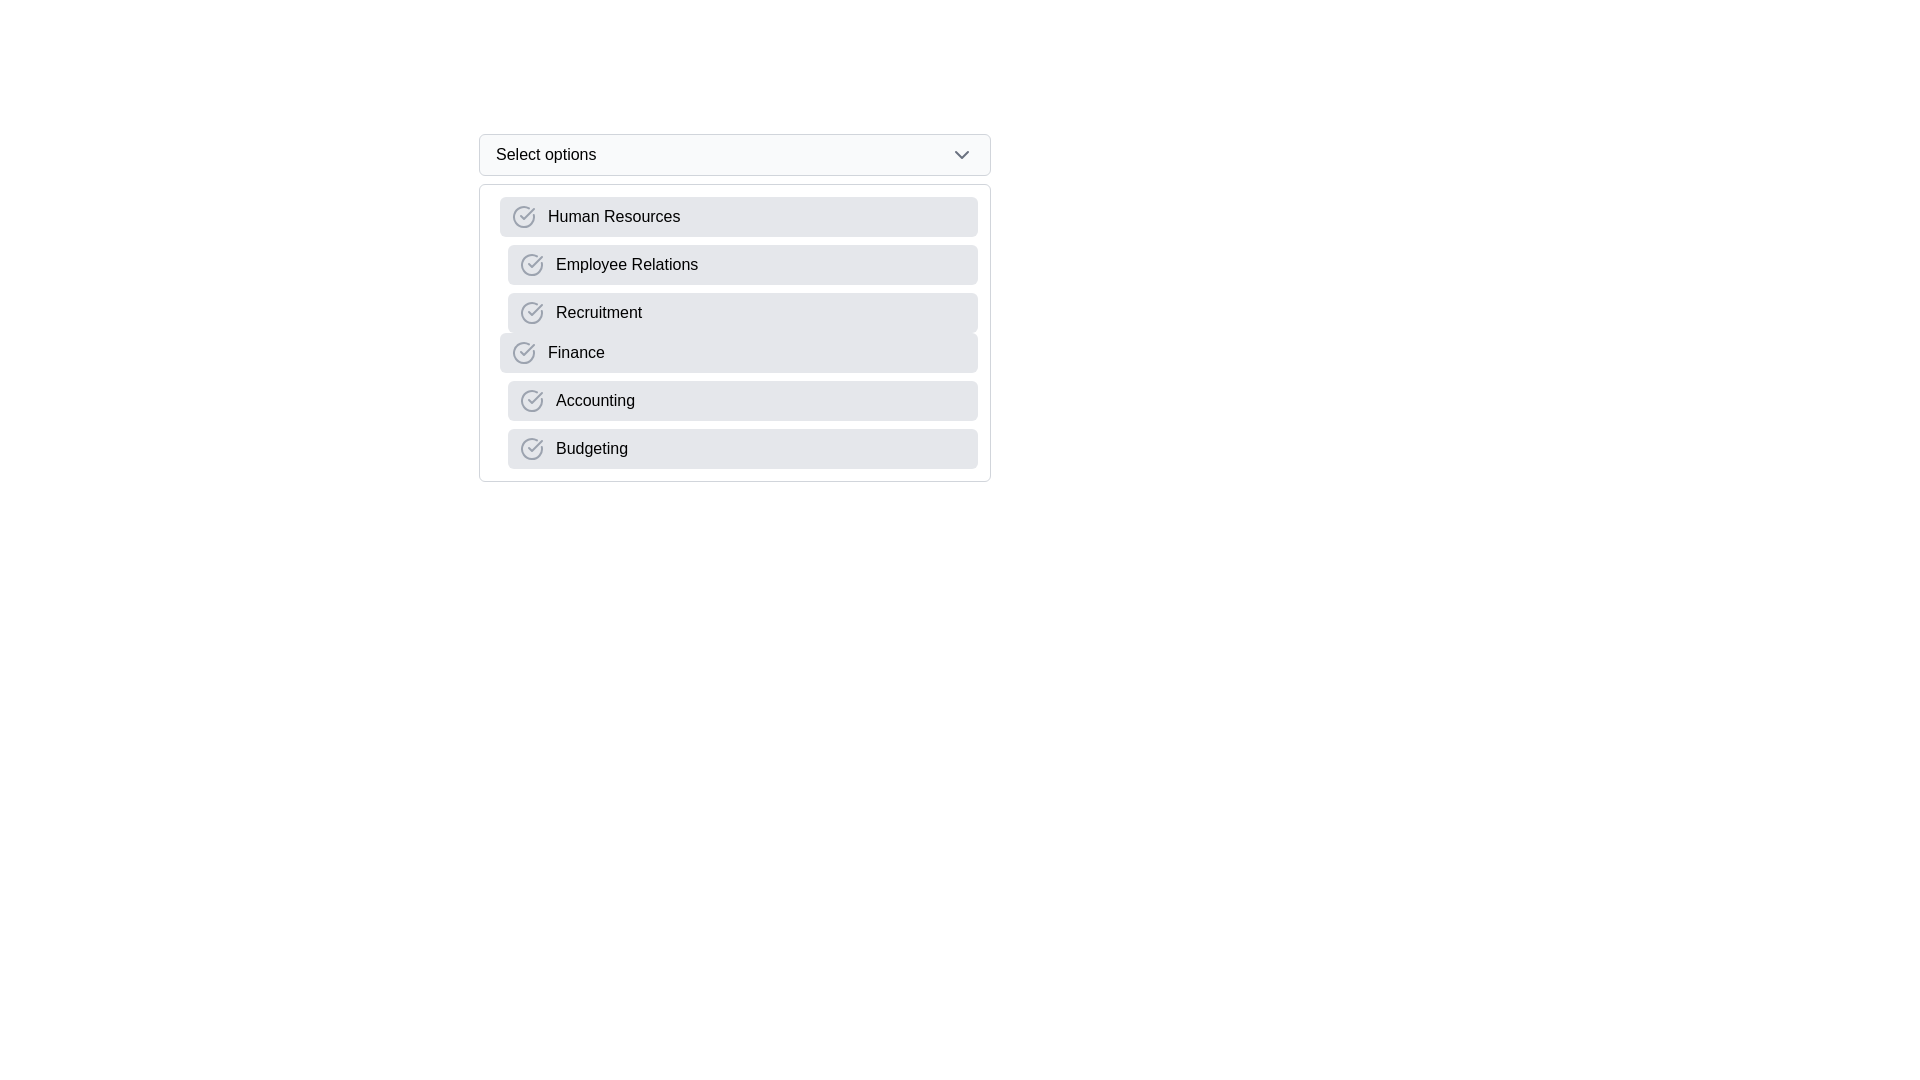  Describe the element at coordinates (523, 216) in the screenshot. I see `the circular gray icon with a check mark inside, located to the left of the 'Human Resources' text in the vertically arranged list of sections` at that location.